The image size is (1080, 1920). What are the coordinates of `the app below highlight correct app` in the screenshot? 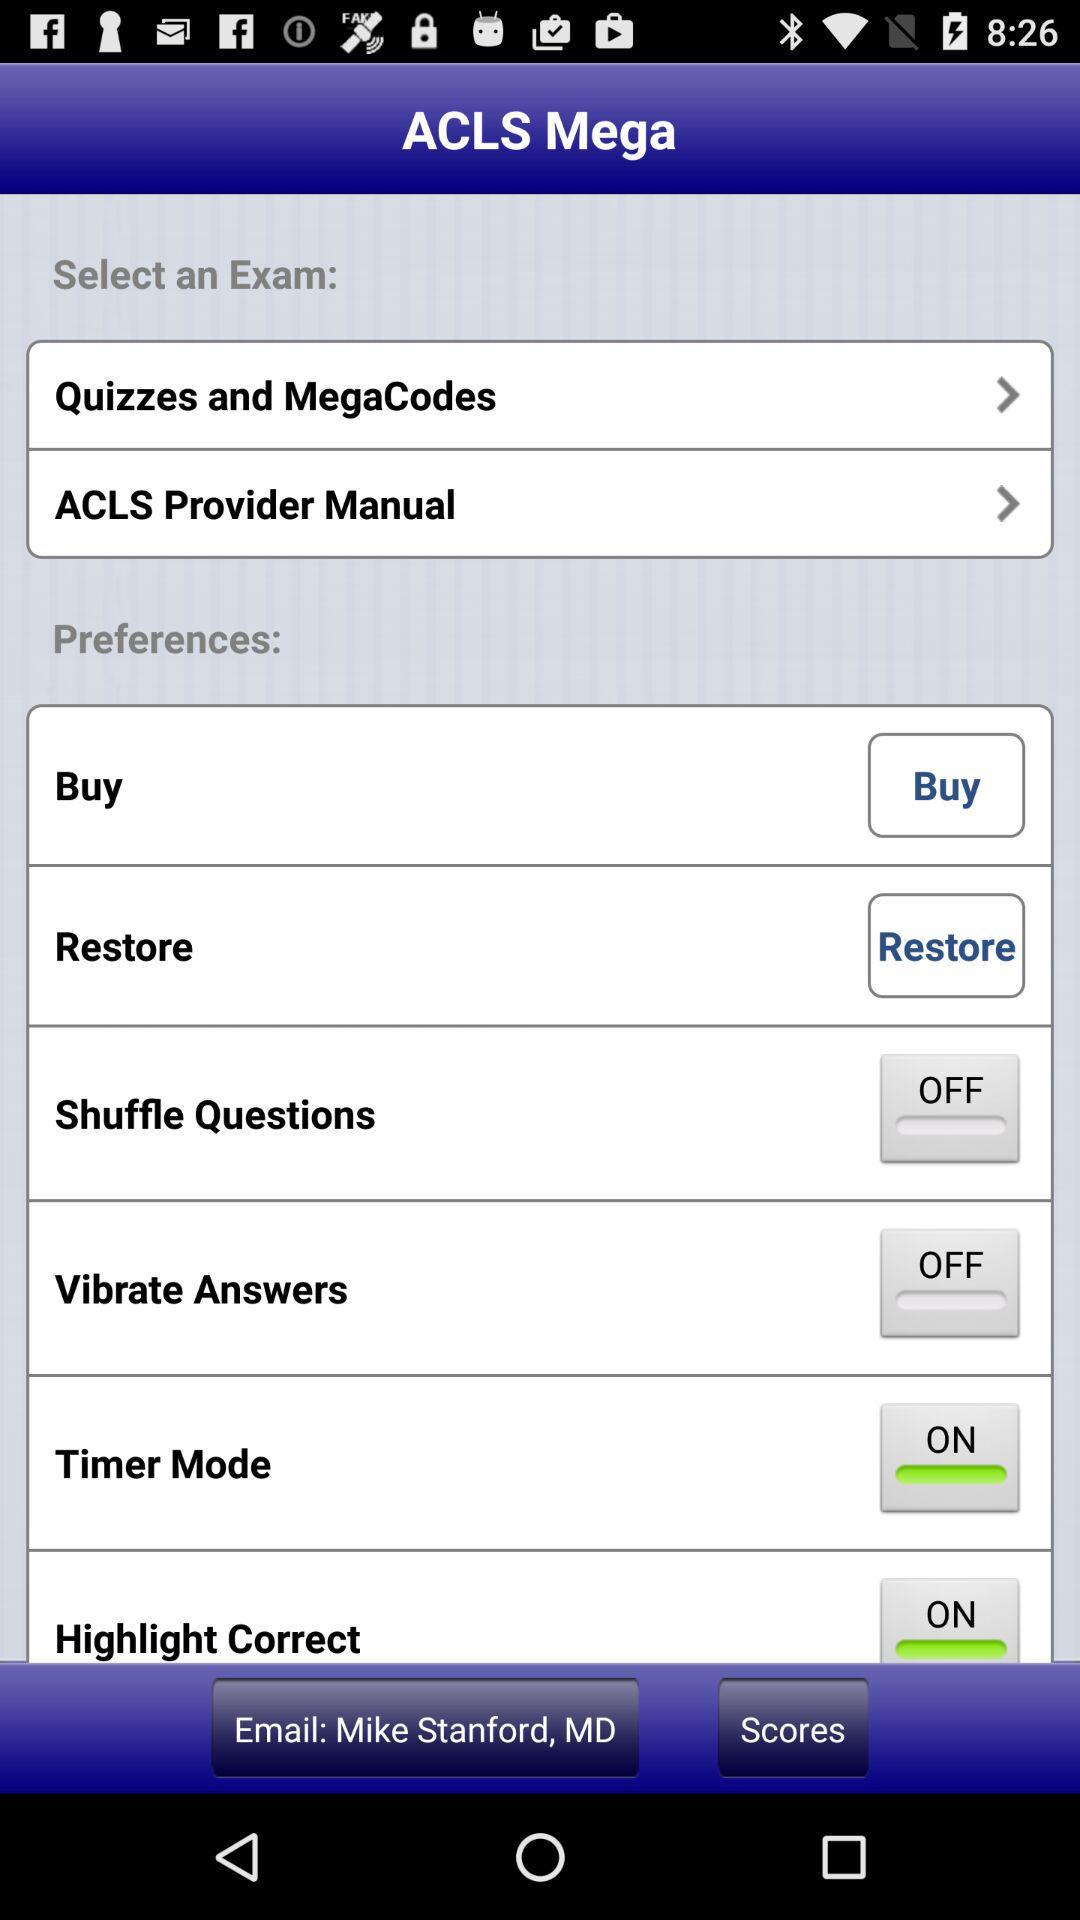 It's located at (424, 1727).